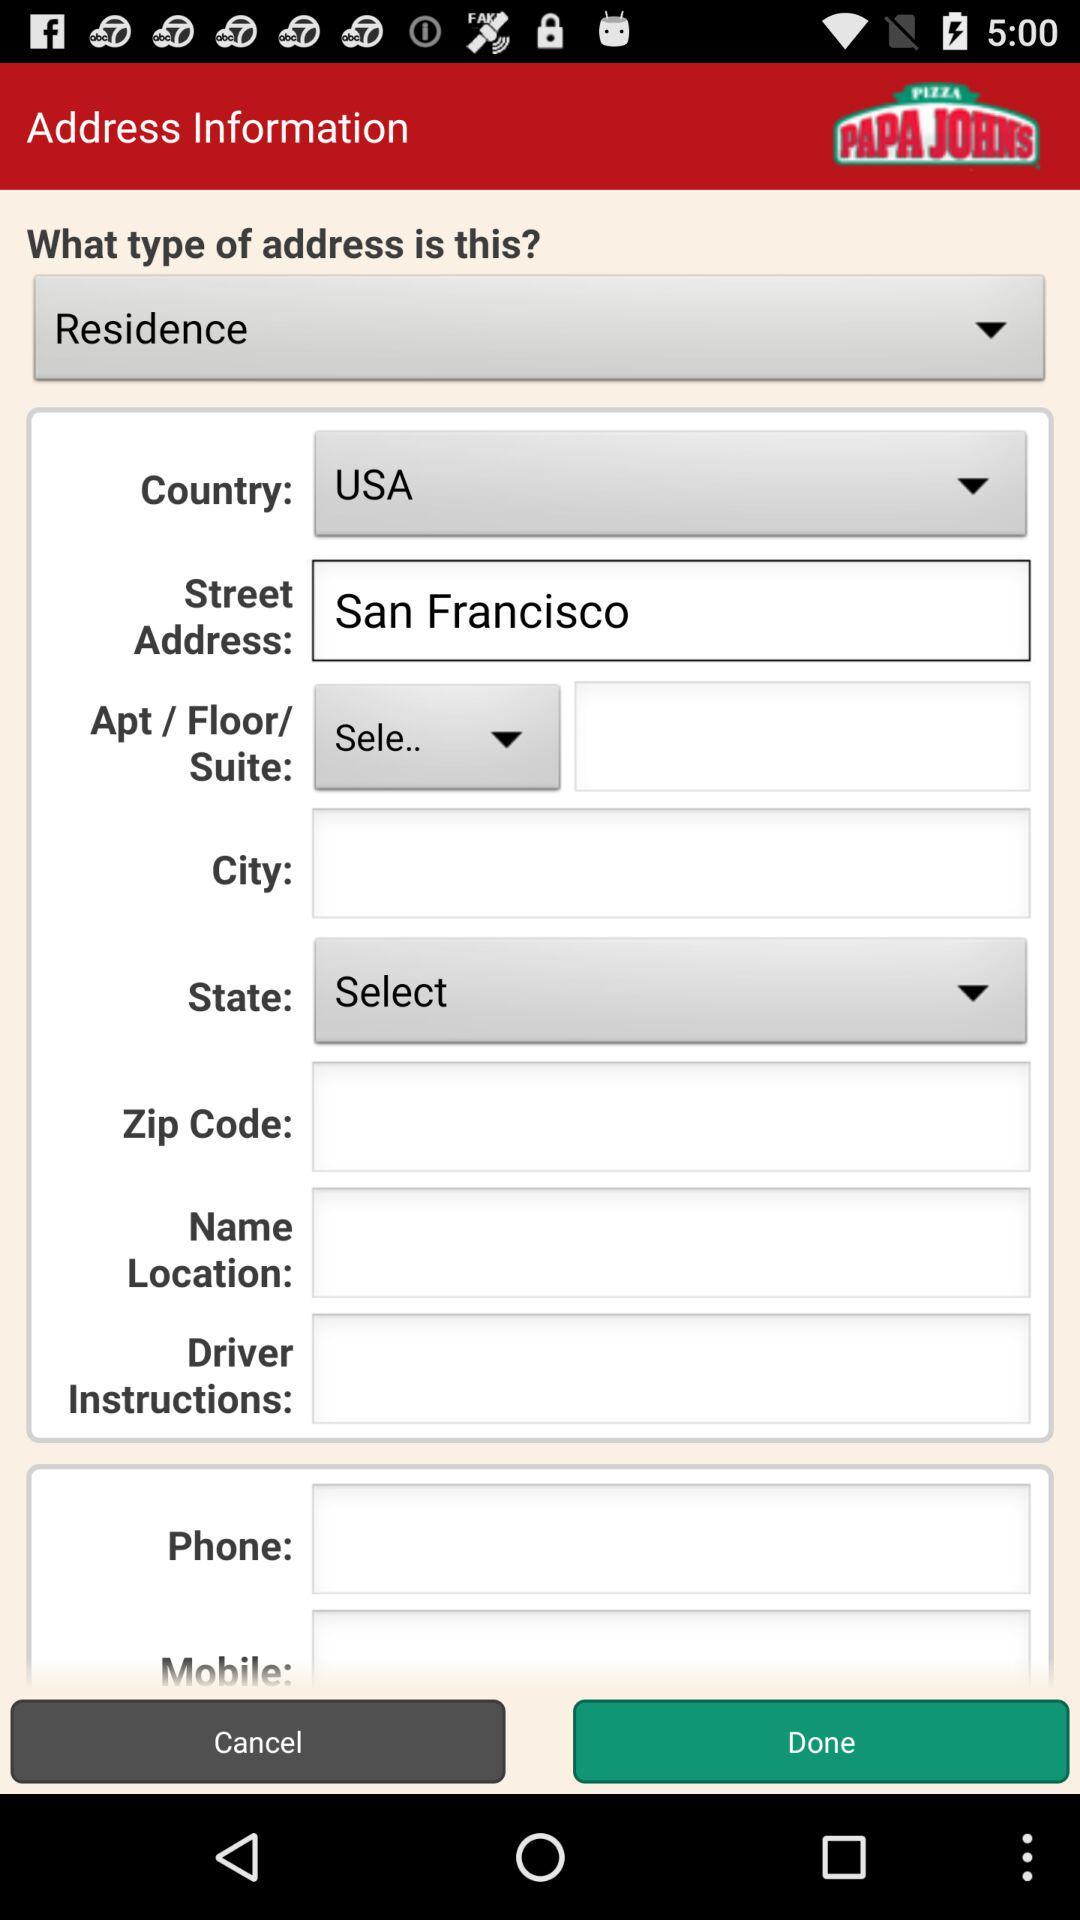 This screenshot has width=1080, height=1920. What do you see at coordinates (801, 741) in the screenshot?
I see `for units` at bounding box center [801, 741].